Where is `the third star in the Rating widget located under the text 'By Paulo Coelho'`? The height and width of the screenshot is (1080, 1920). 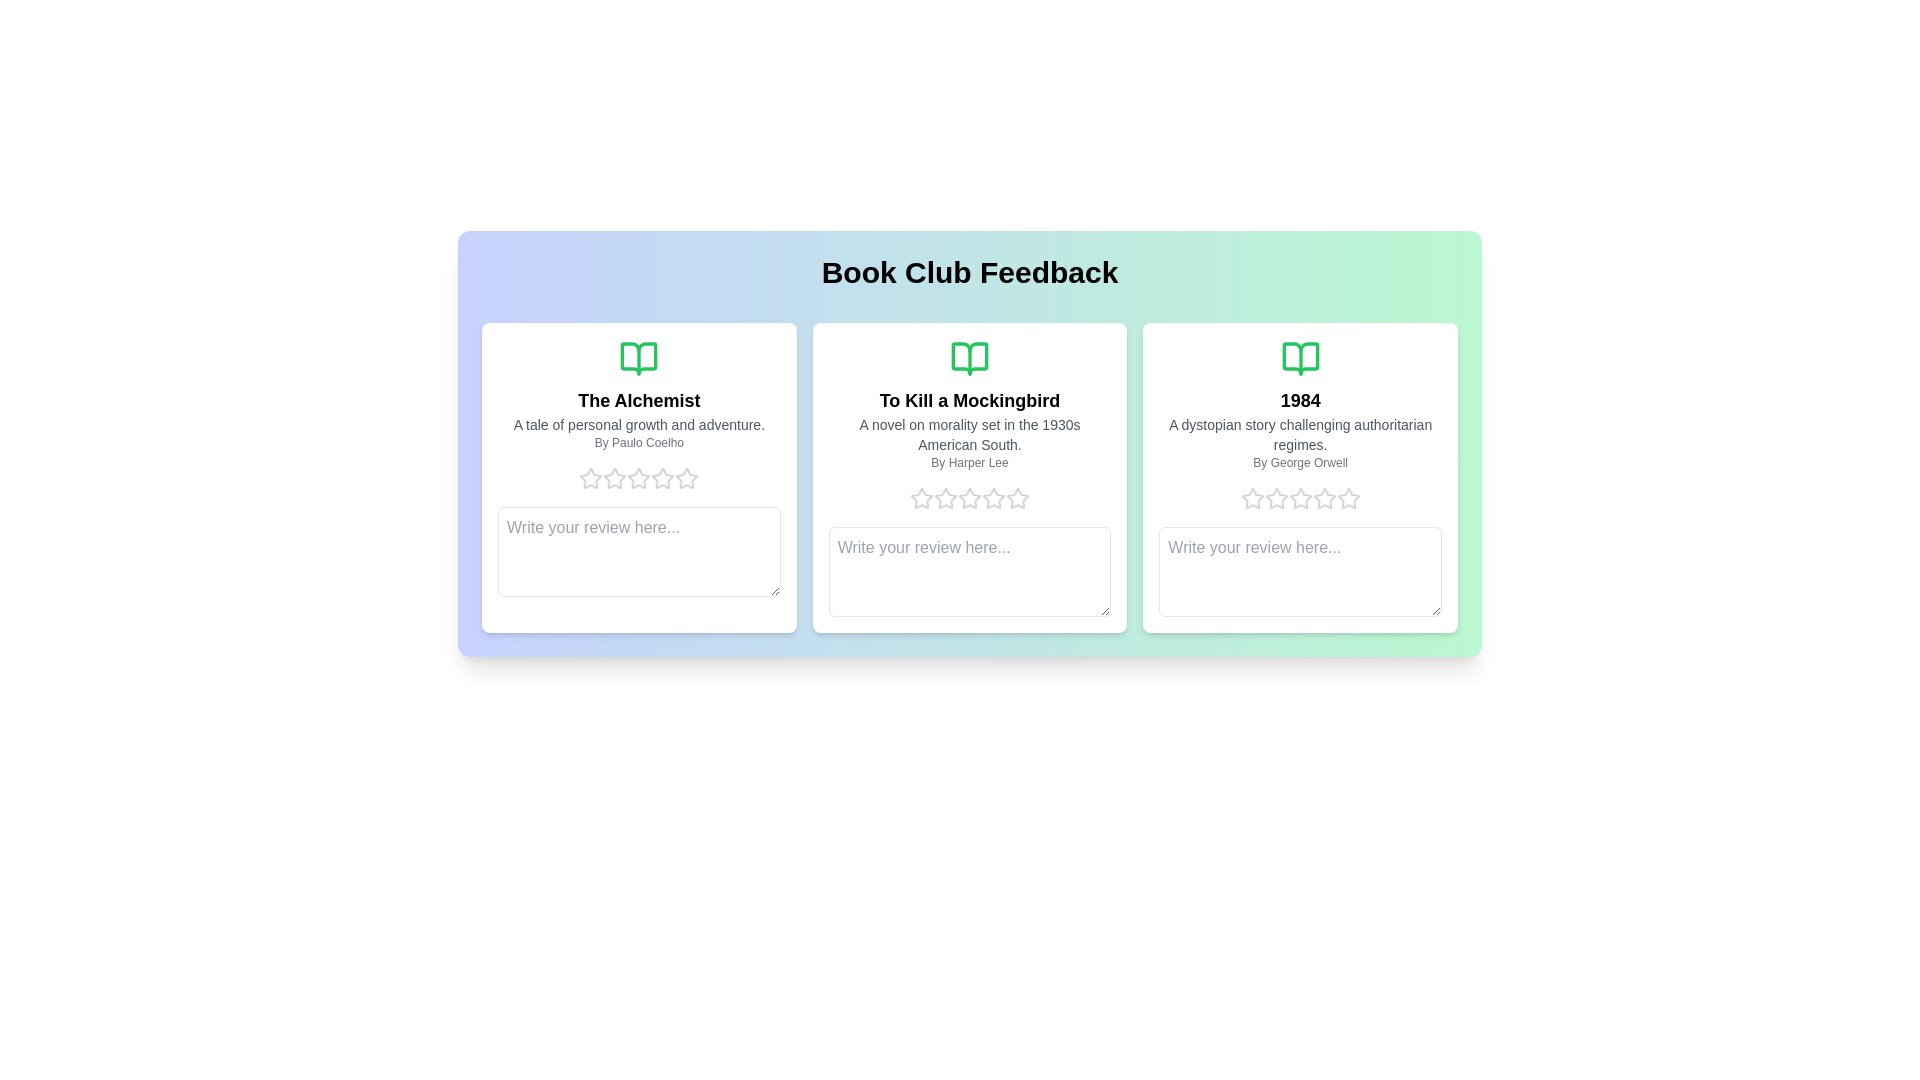 the third star in the Rating widget located under the text 'By Paulo Coelho' is located at coordinates (638, 478).